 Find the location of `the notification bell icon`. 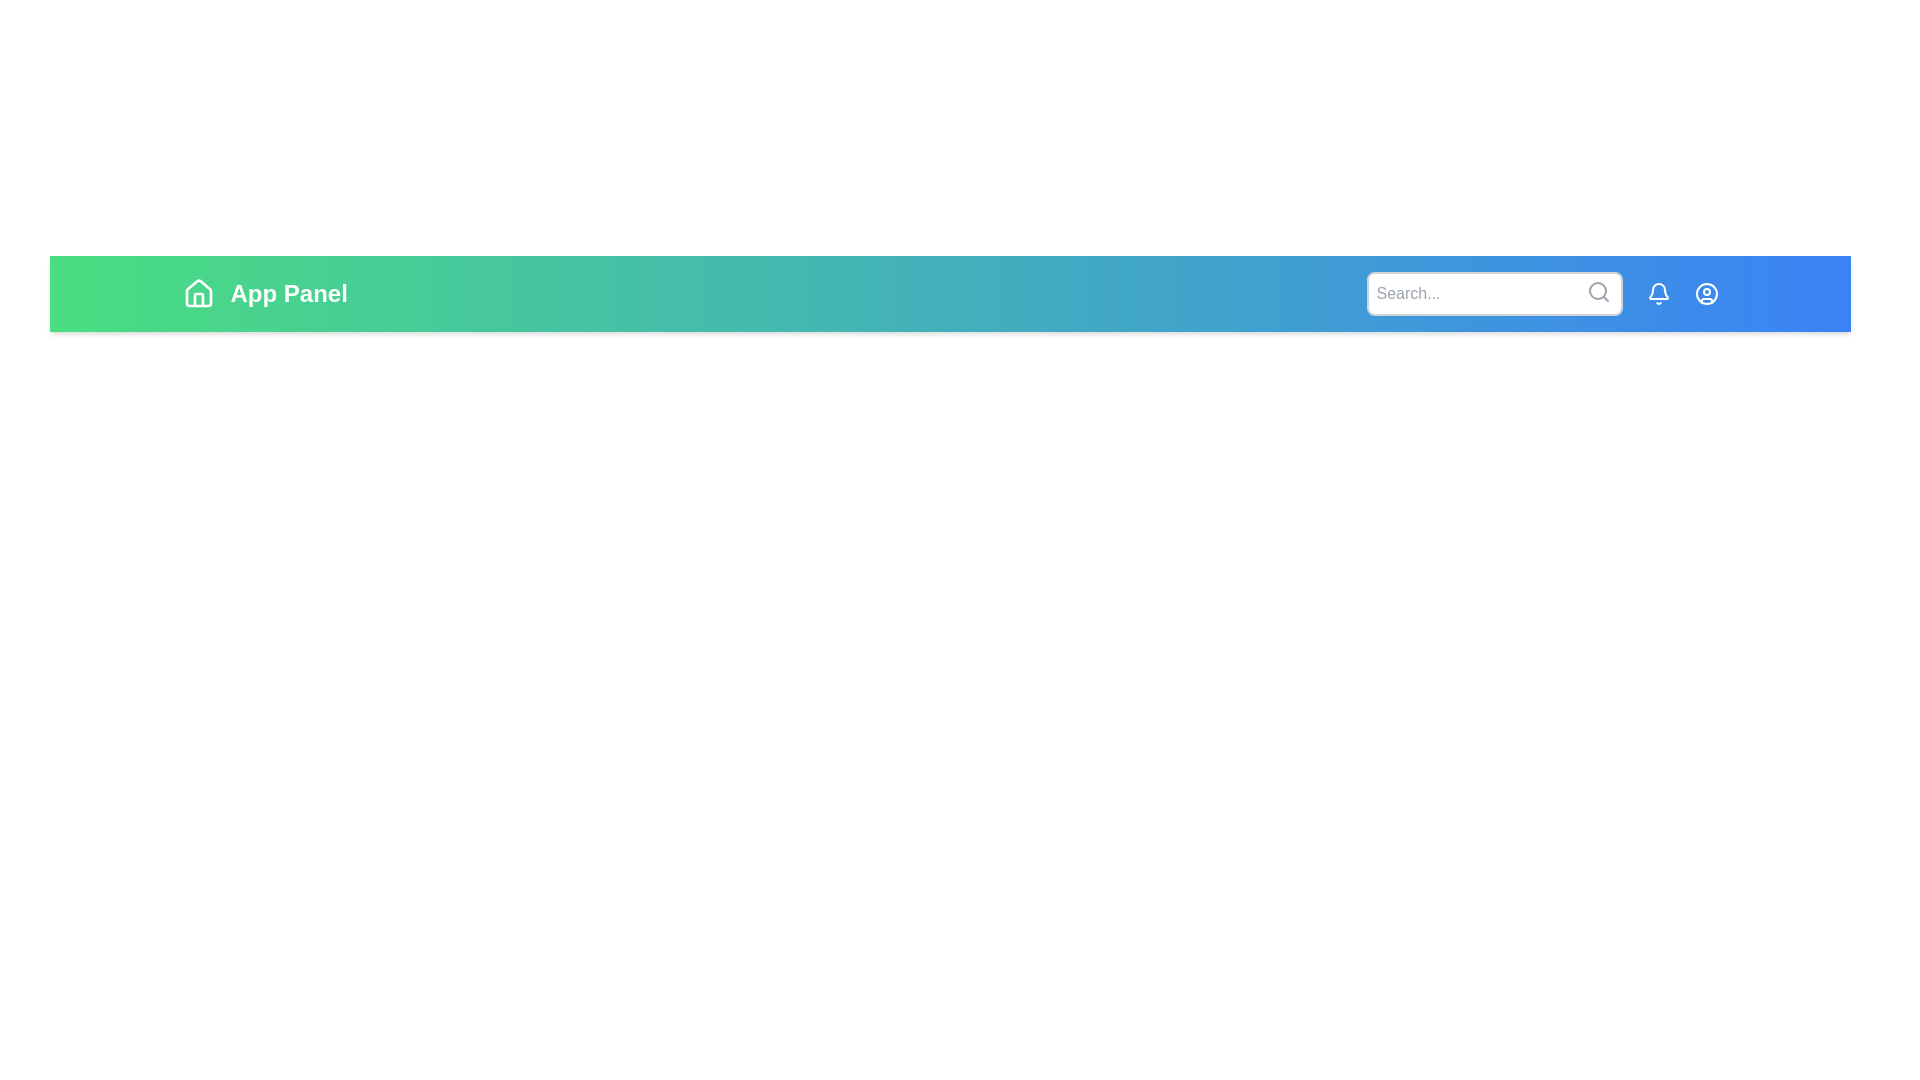

the notification bell icon is located at coordinates (1658, 293).